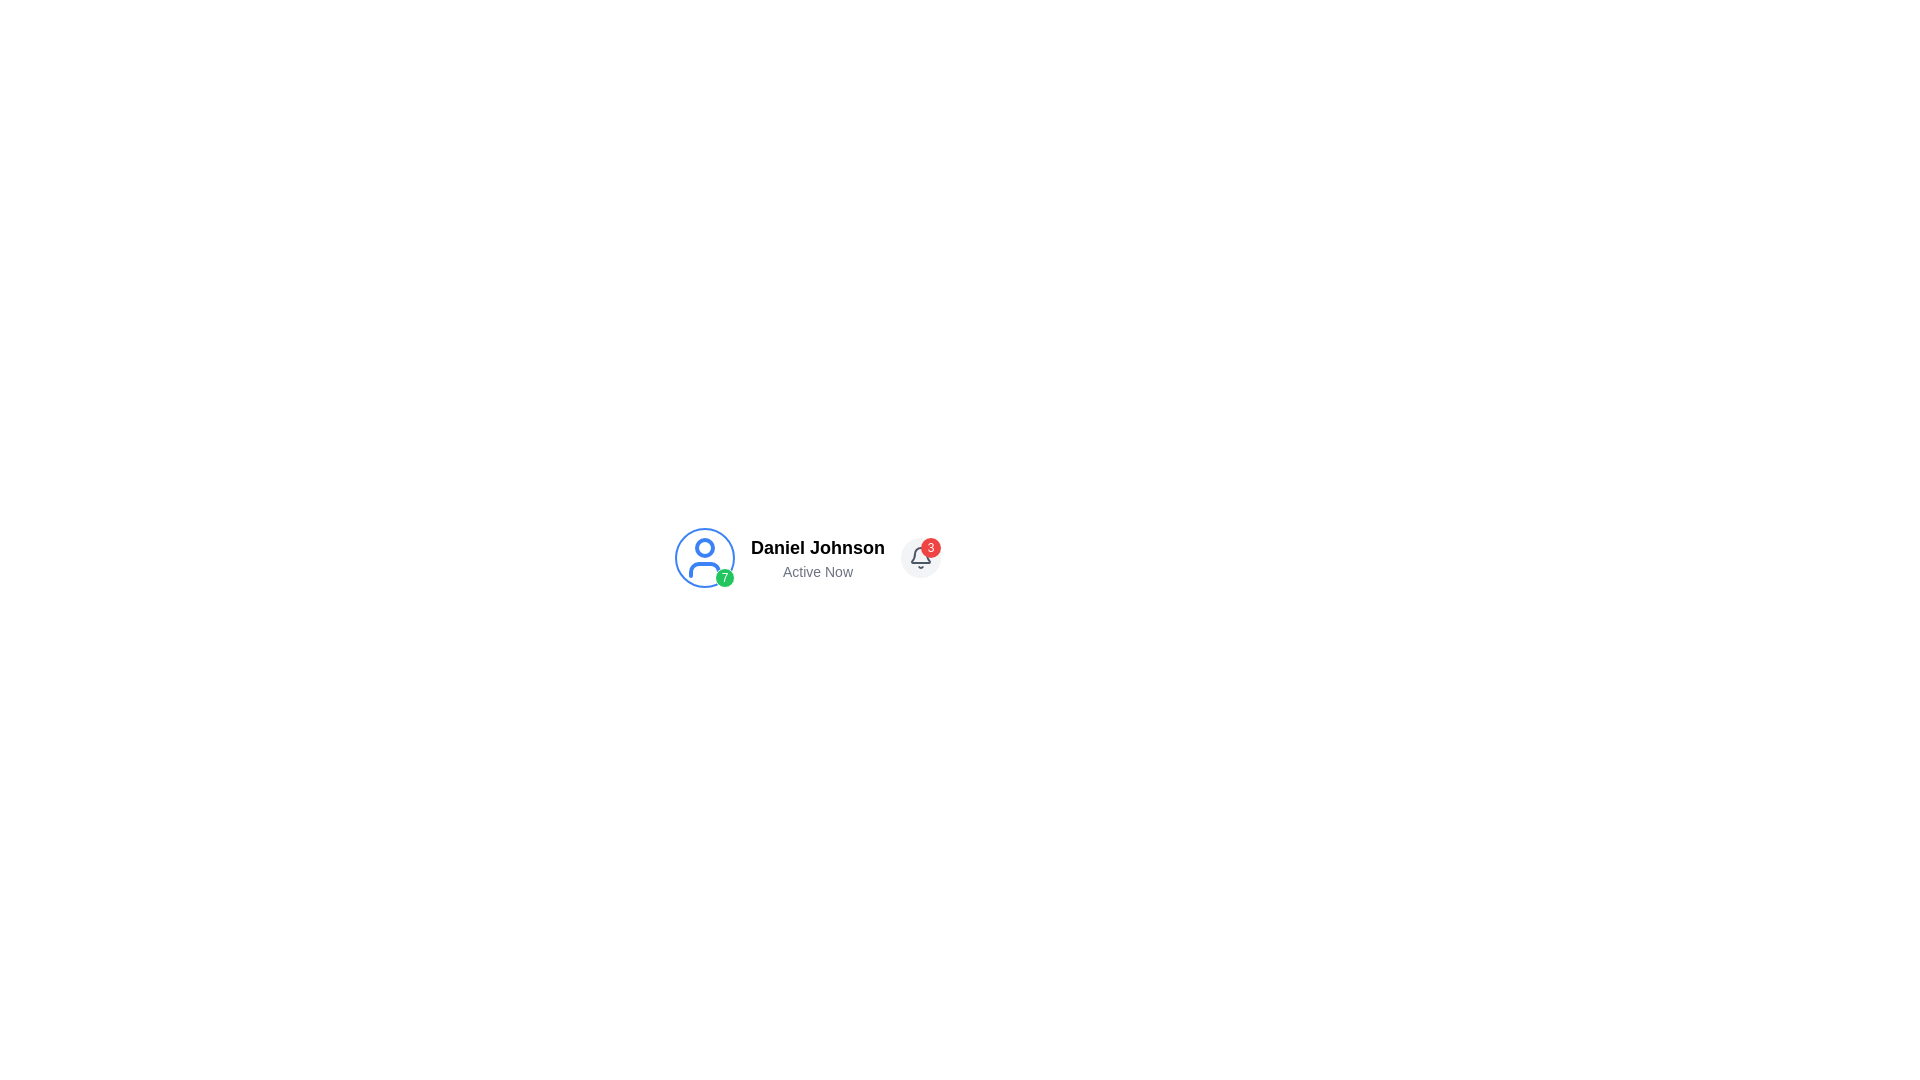  What do you see at coordinates (930, 547) in the screenshot?
I see `the badge indicating the number of pending notifications associated with the bell icon, which is positioned at the top-right corner of the bell icon` at bounding box center [930, 547].